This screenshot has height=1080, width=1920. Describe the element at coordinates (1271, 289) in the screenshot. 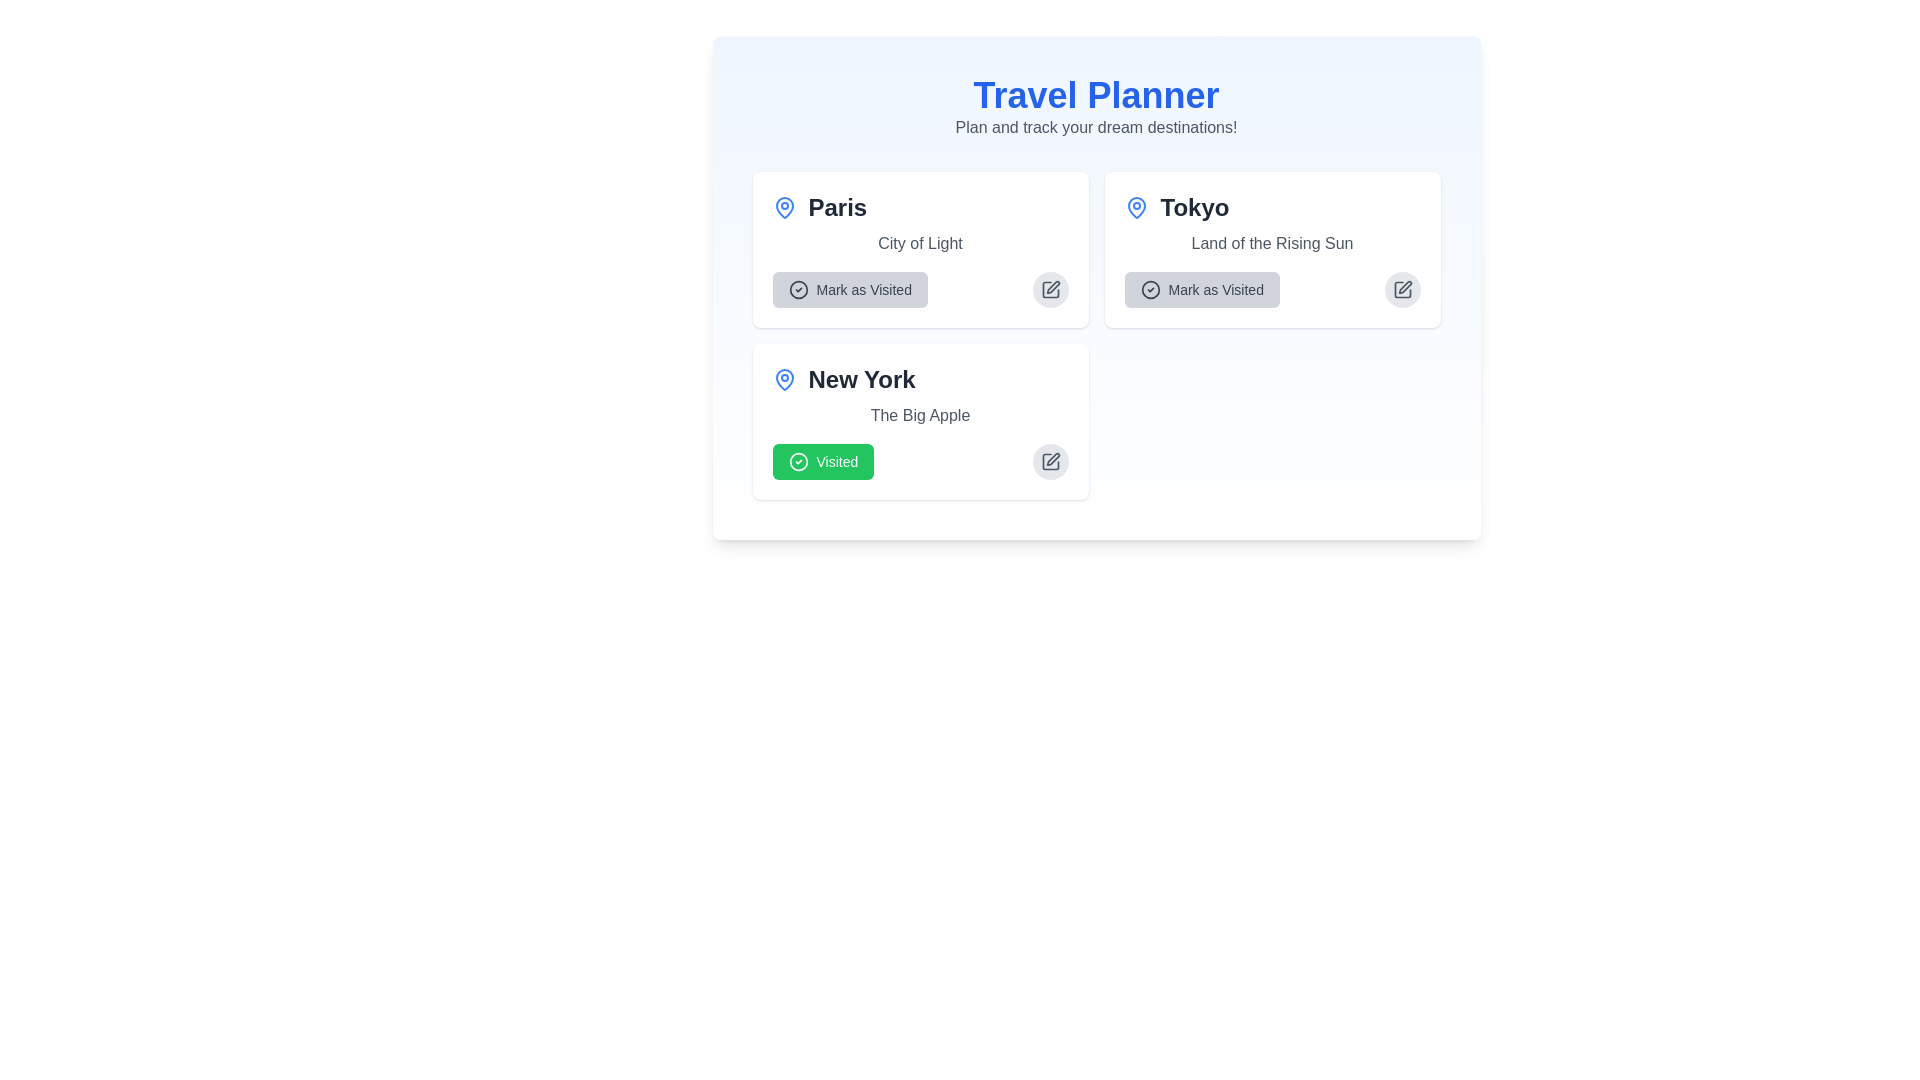

I see `the button located in the 'Tokyo' section of the 'Travel Planner' interface to mark 'Tokyo' as visited` at that location.